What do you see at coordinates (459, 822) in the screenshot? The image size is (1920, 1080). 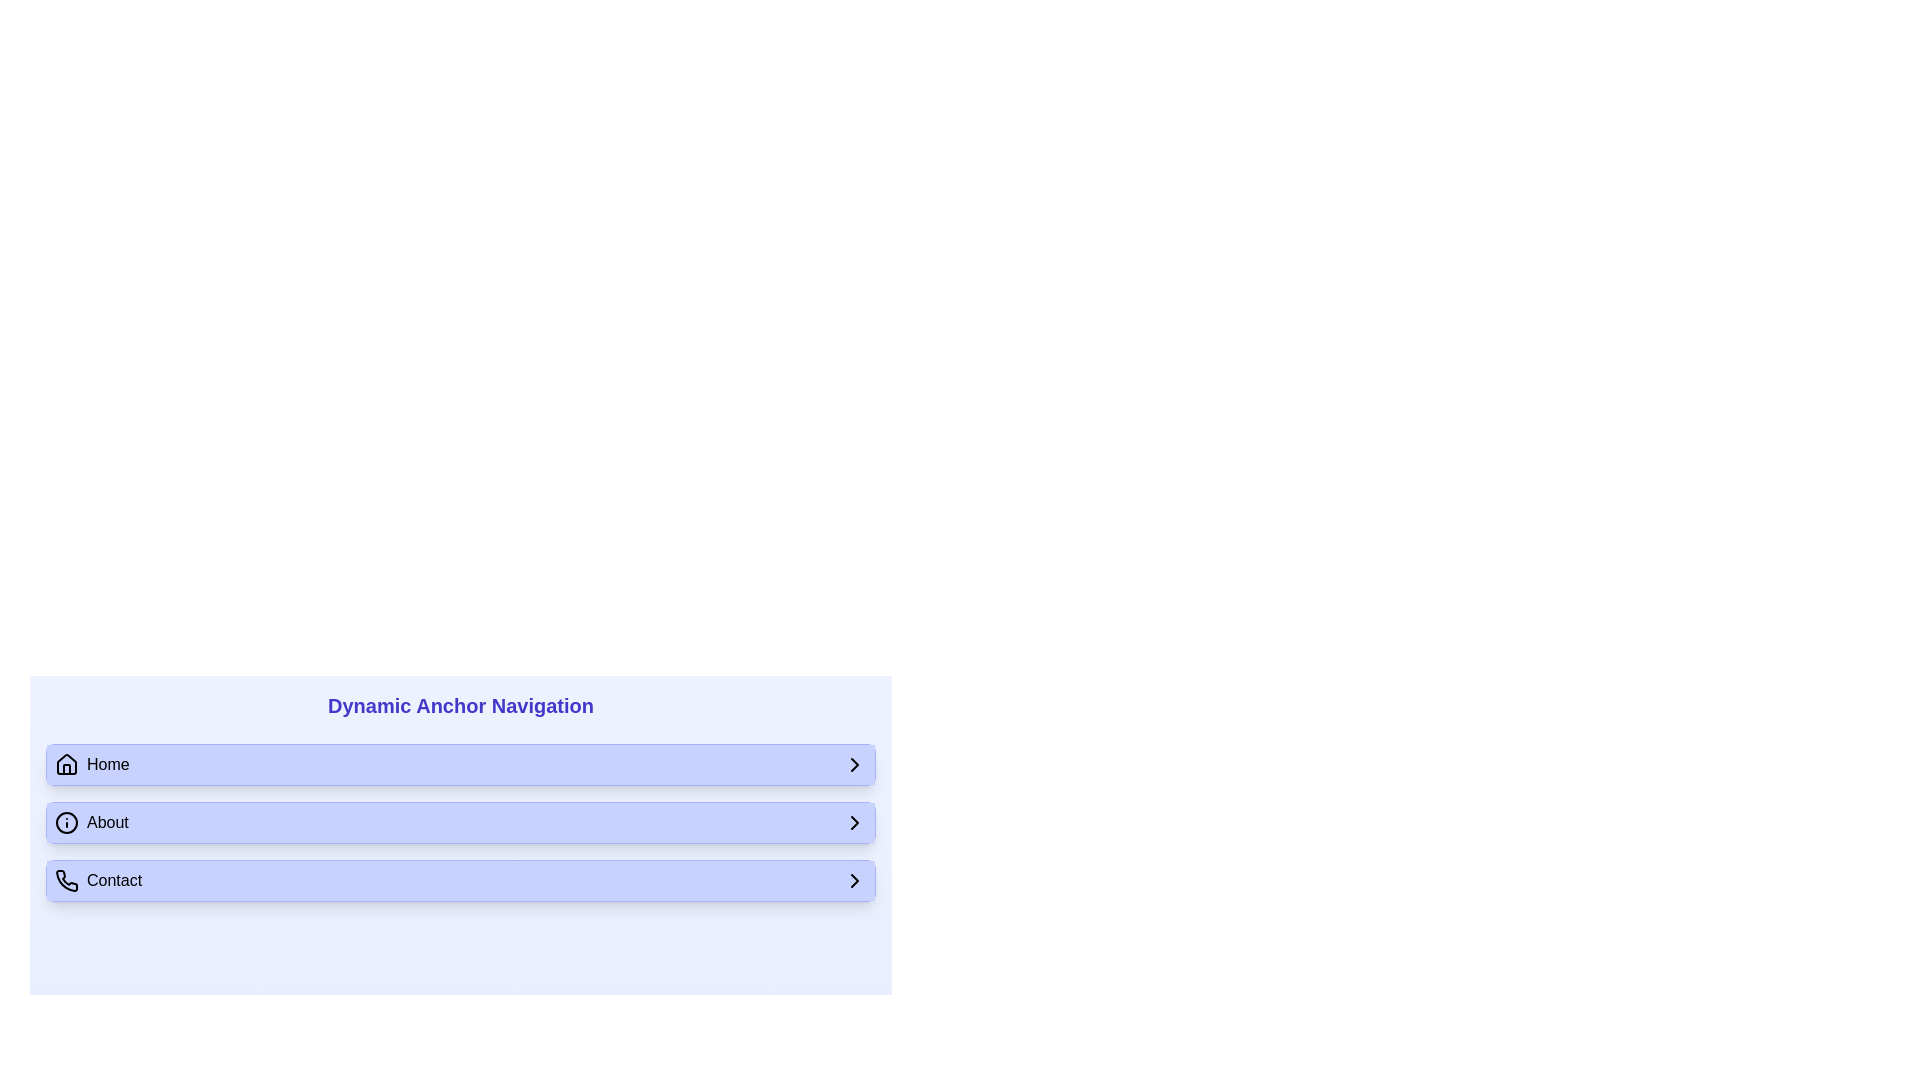 I see `the second item in the vertical navigation menu` at bounding box center [459, 822].